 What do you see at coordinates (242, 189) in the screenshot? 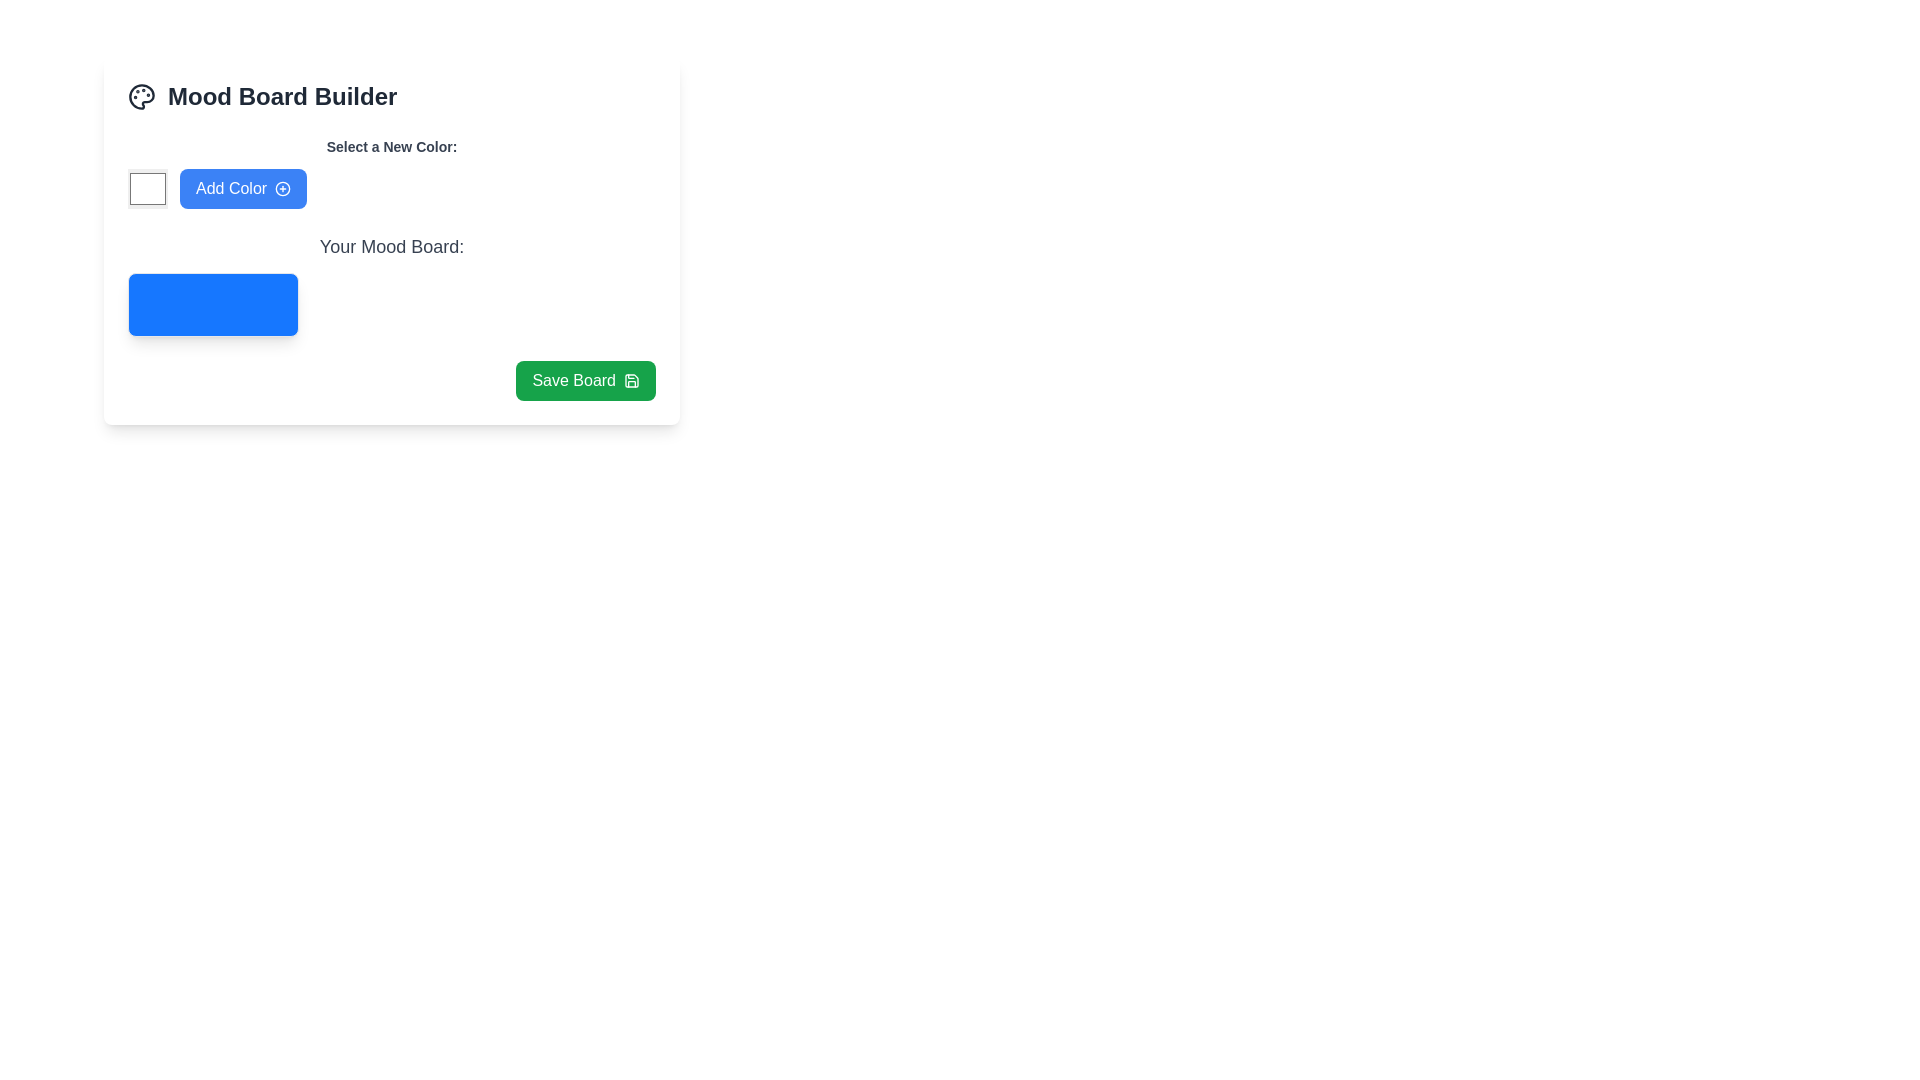
I see `the blue button labeled 'Add Color' with white text and a plus icon, which is positioned` at bounding box center [242, 189].